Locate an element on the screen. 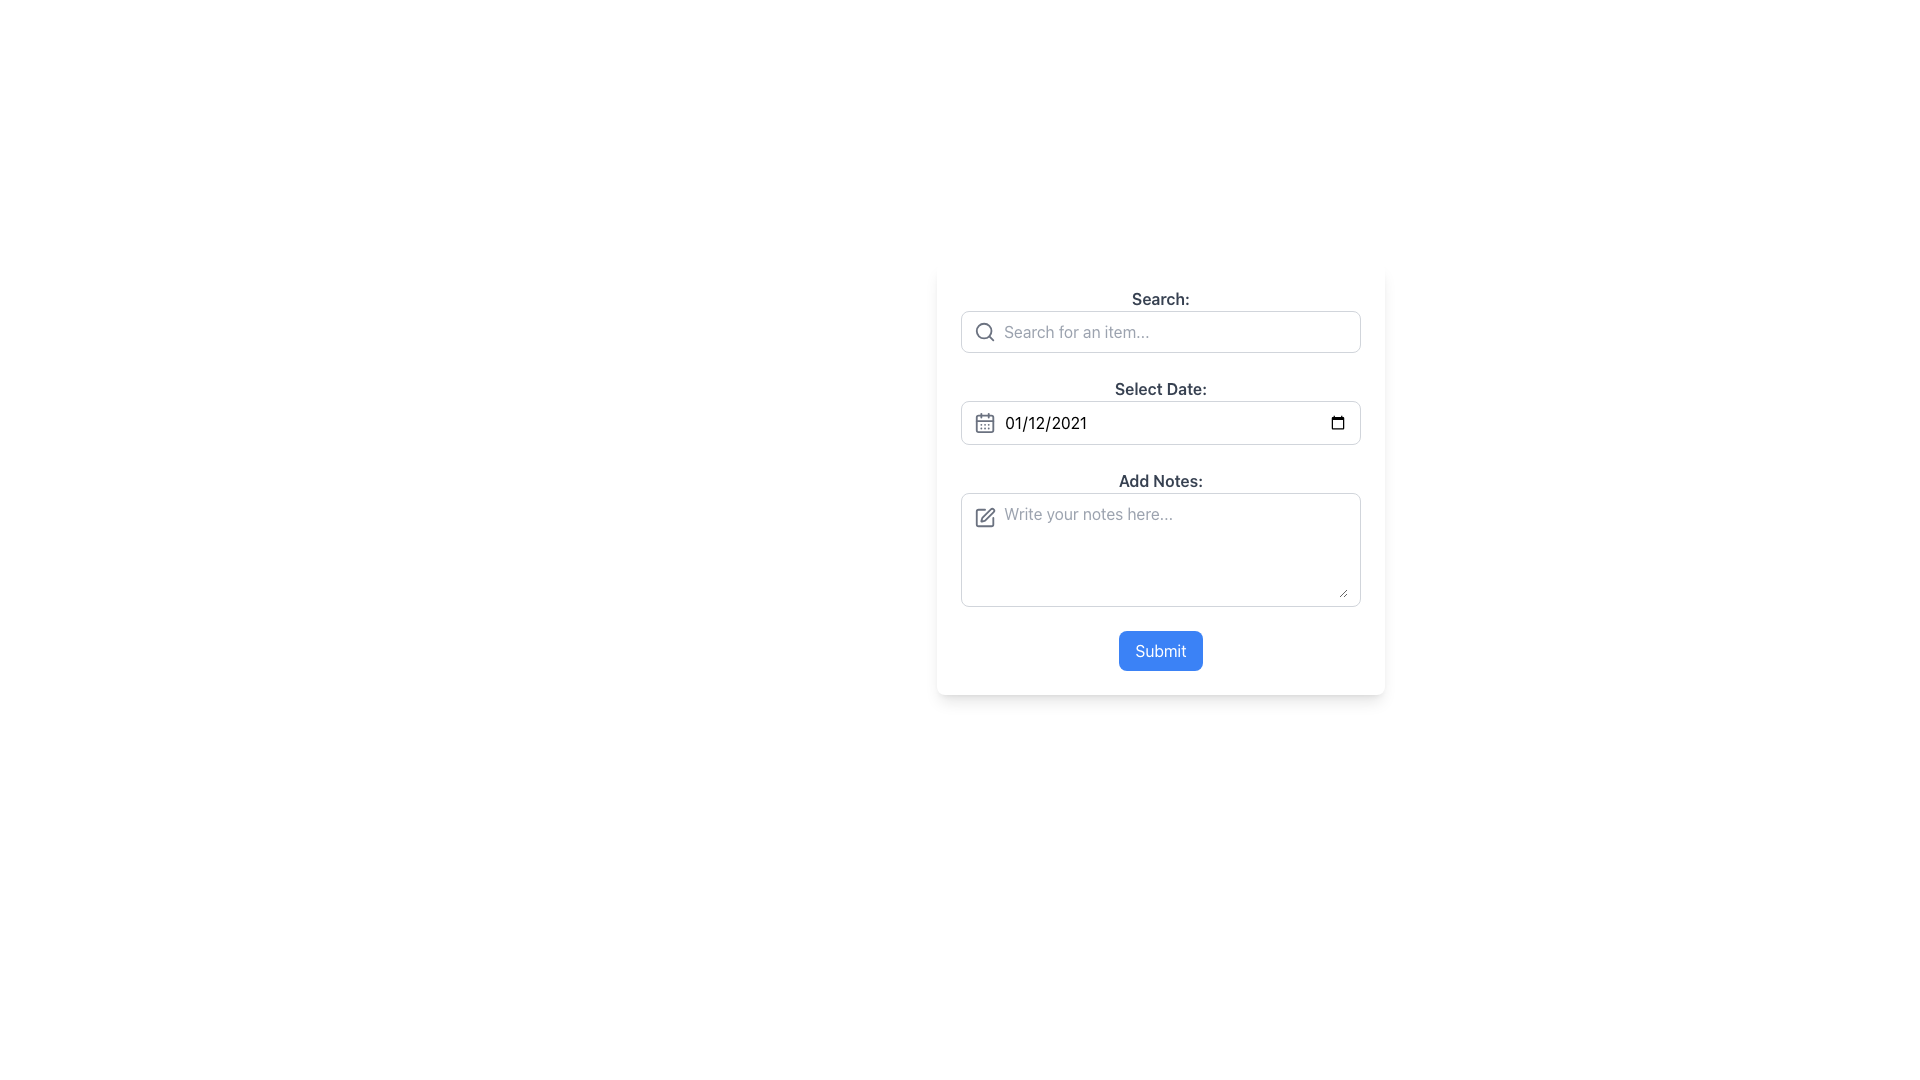 The width and height of the screenshot is (1920, 1080). the blue 'Submit' button at the bottom-center of the form interface is located at coordinates (1161, 651).